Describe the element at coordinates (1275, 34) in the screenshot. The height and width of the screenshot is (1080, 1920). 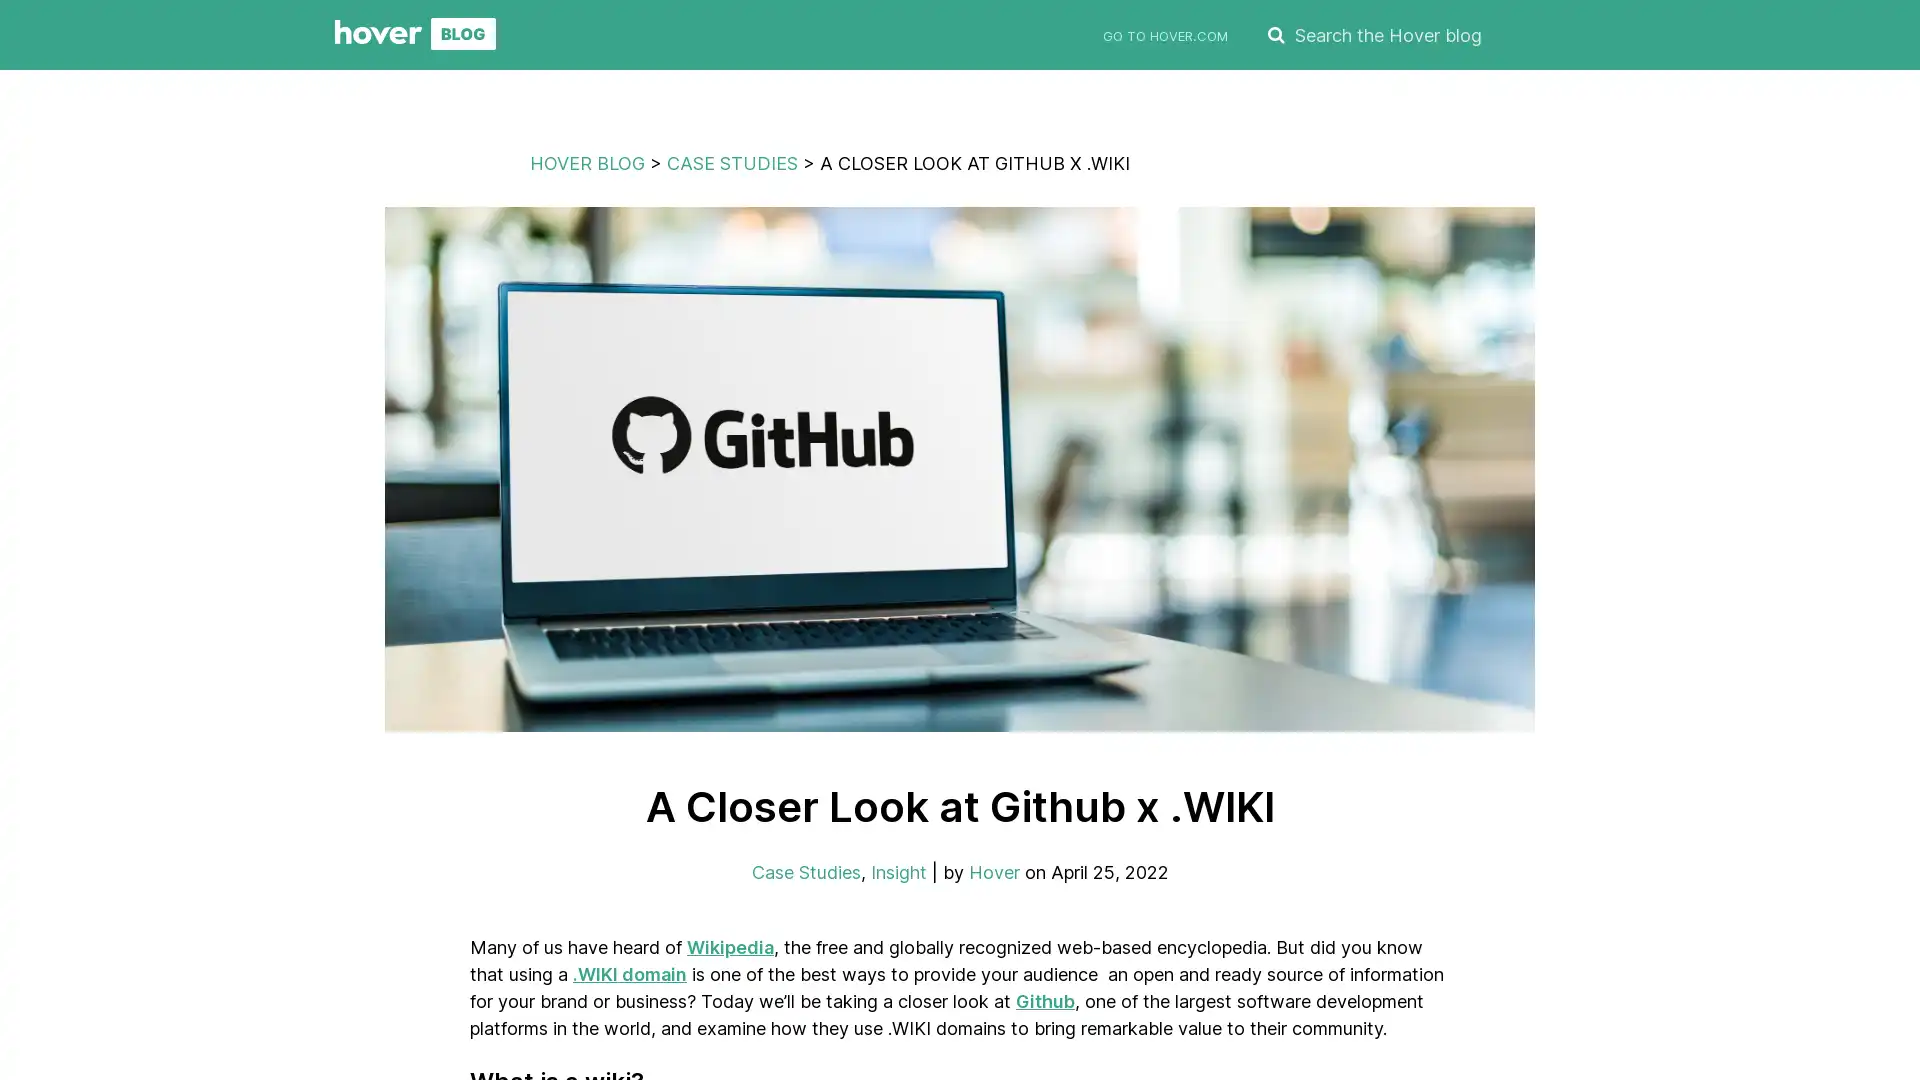
I see `SEARCH` at that location.